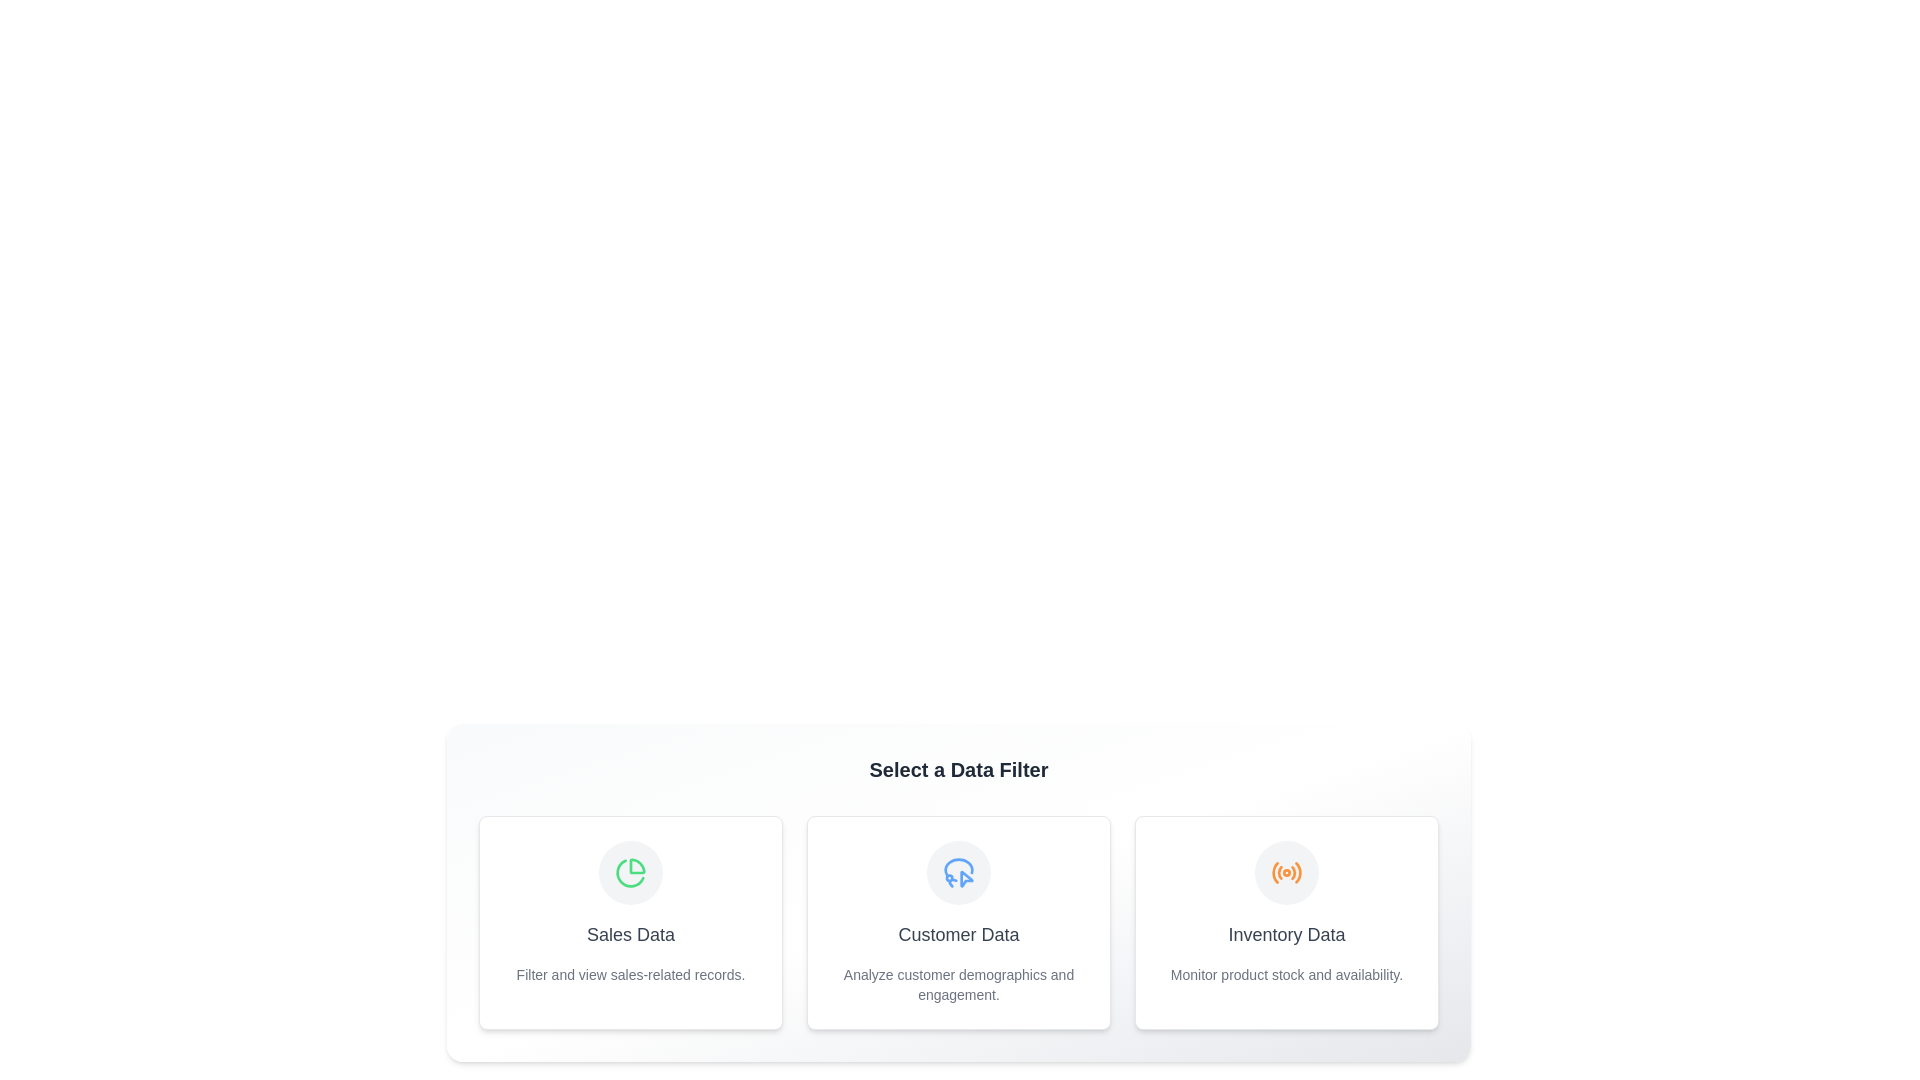  Describe the element at coordinates (1286, 974) in the screenshot. I see `the informational text located at the bottom of the 'Inventory Data' card, which describes monitoring product stock and availability` at that location.